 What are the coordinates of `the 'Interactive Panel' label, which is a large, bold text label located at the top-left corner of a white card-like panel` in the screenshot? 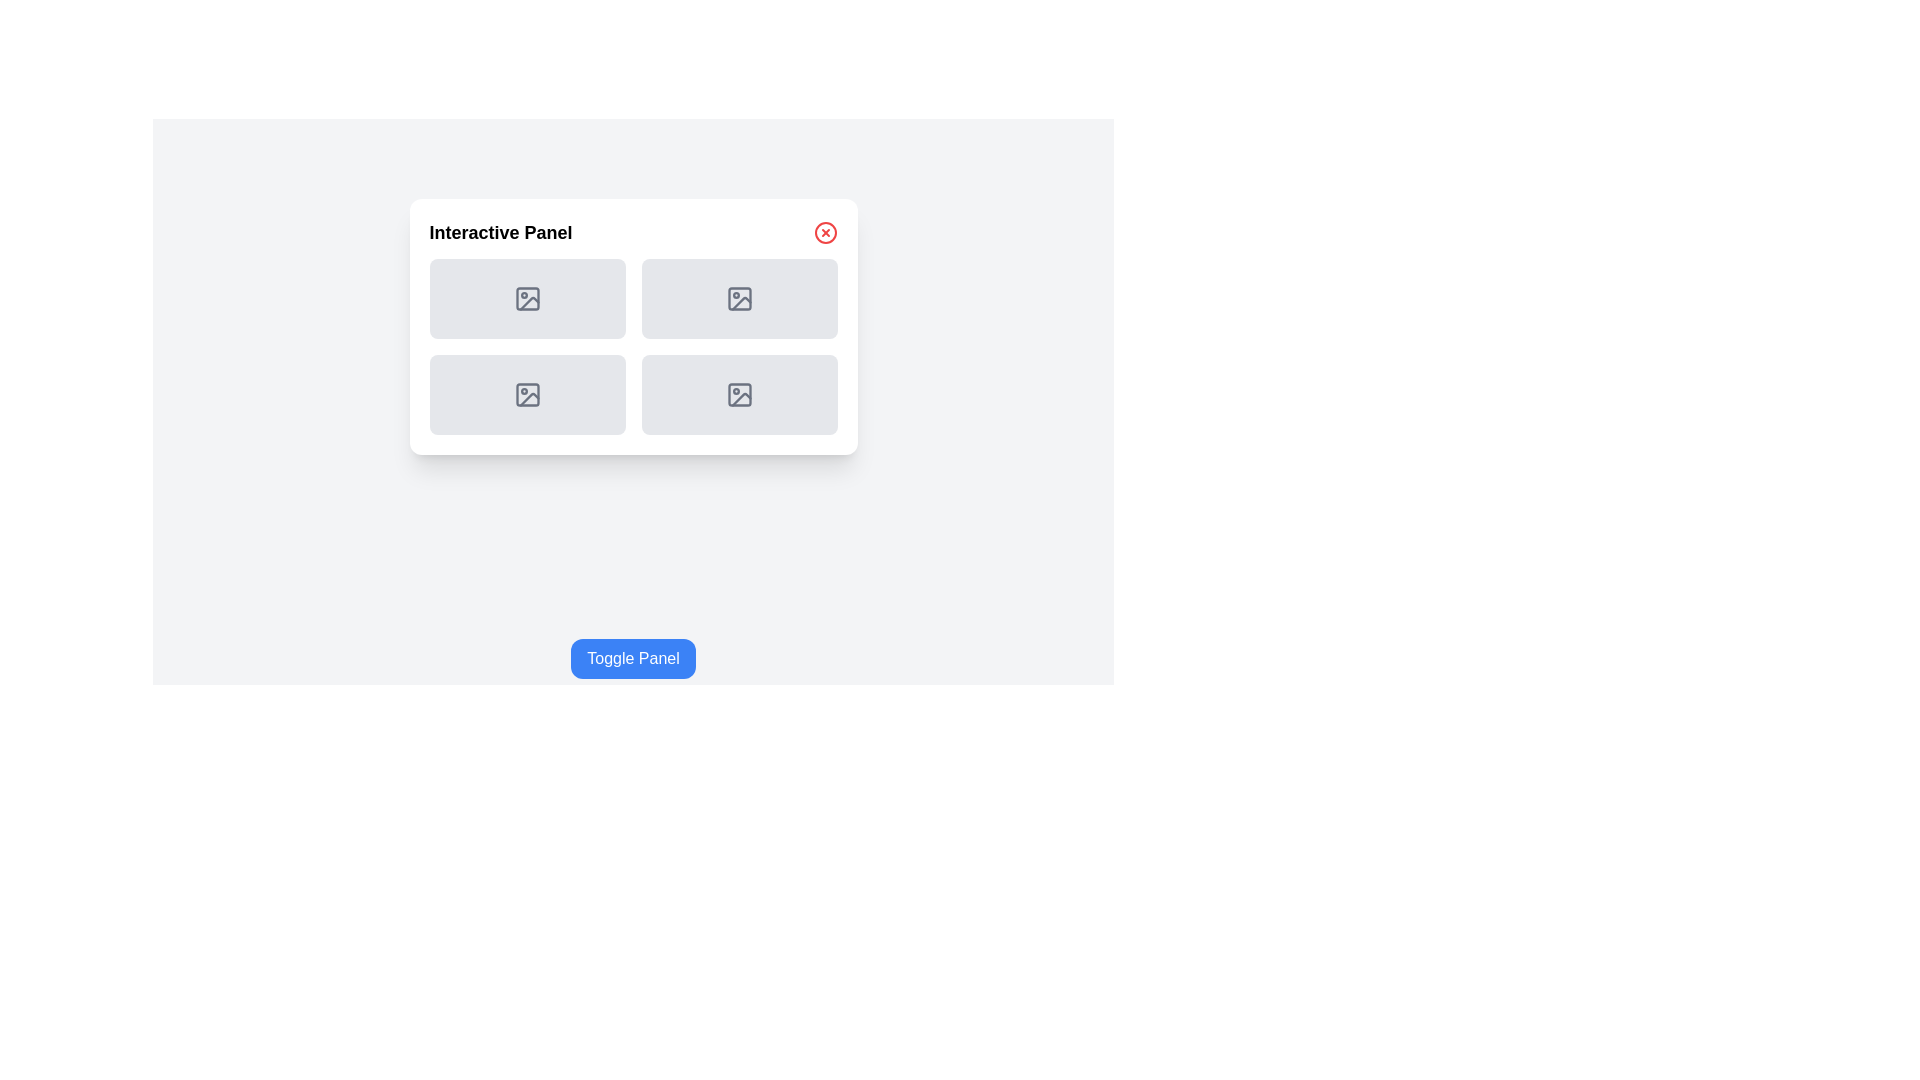 It's located at (501, 231).